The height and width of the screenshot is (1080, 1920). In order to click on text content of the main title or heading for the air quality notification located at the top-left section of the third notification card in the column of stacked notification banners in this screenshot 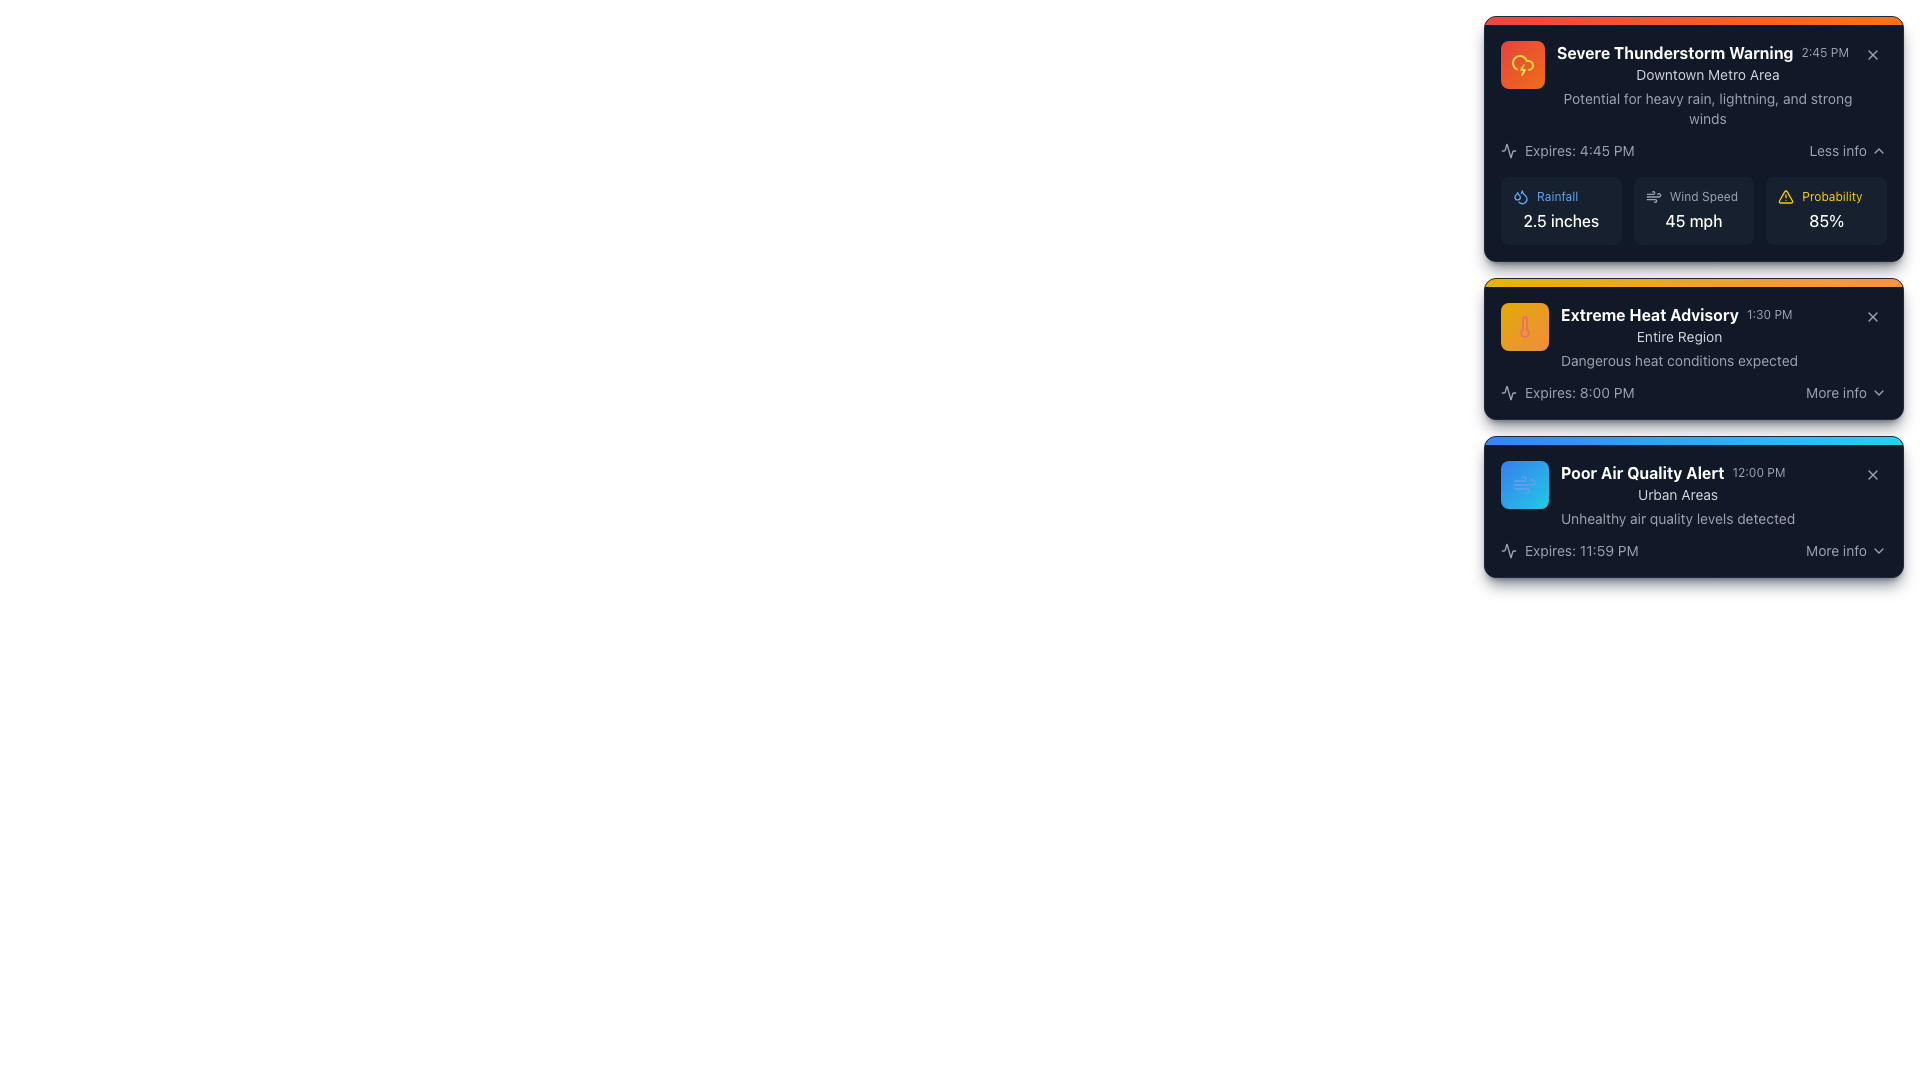, I will do `click(1642, 473)`.